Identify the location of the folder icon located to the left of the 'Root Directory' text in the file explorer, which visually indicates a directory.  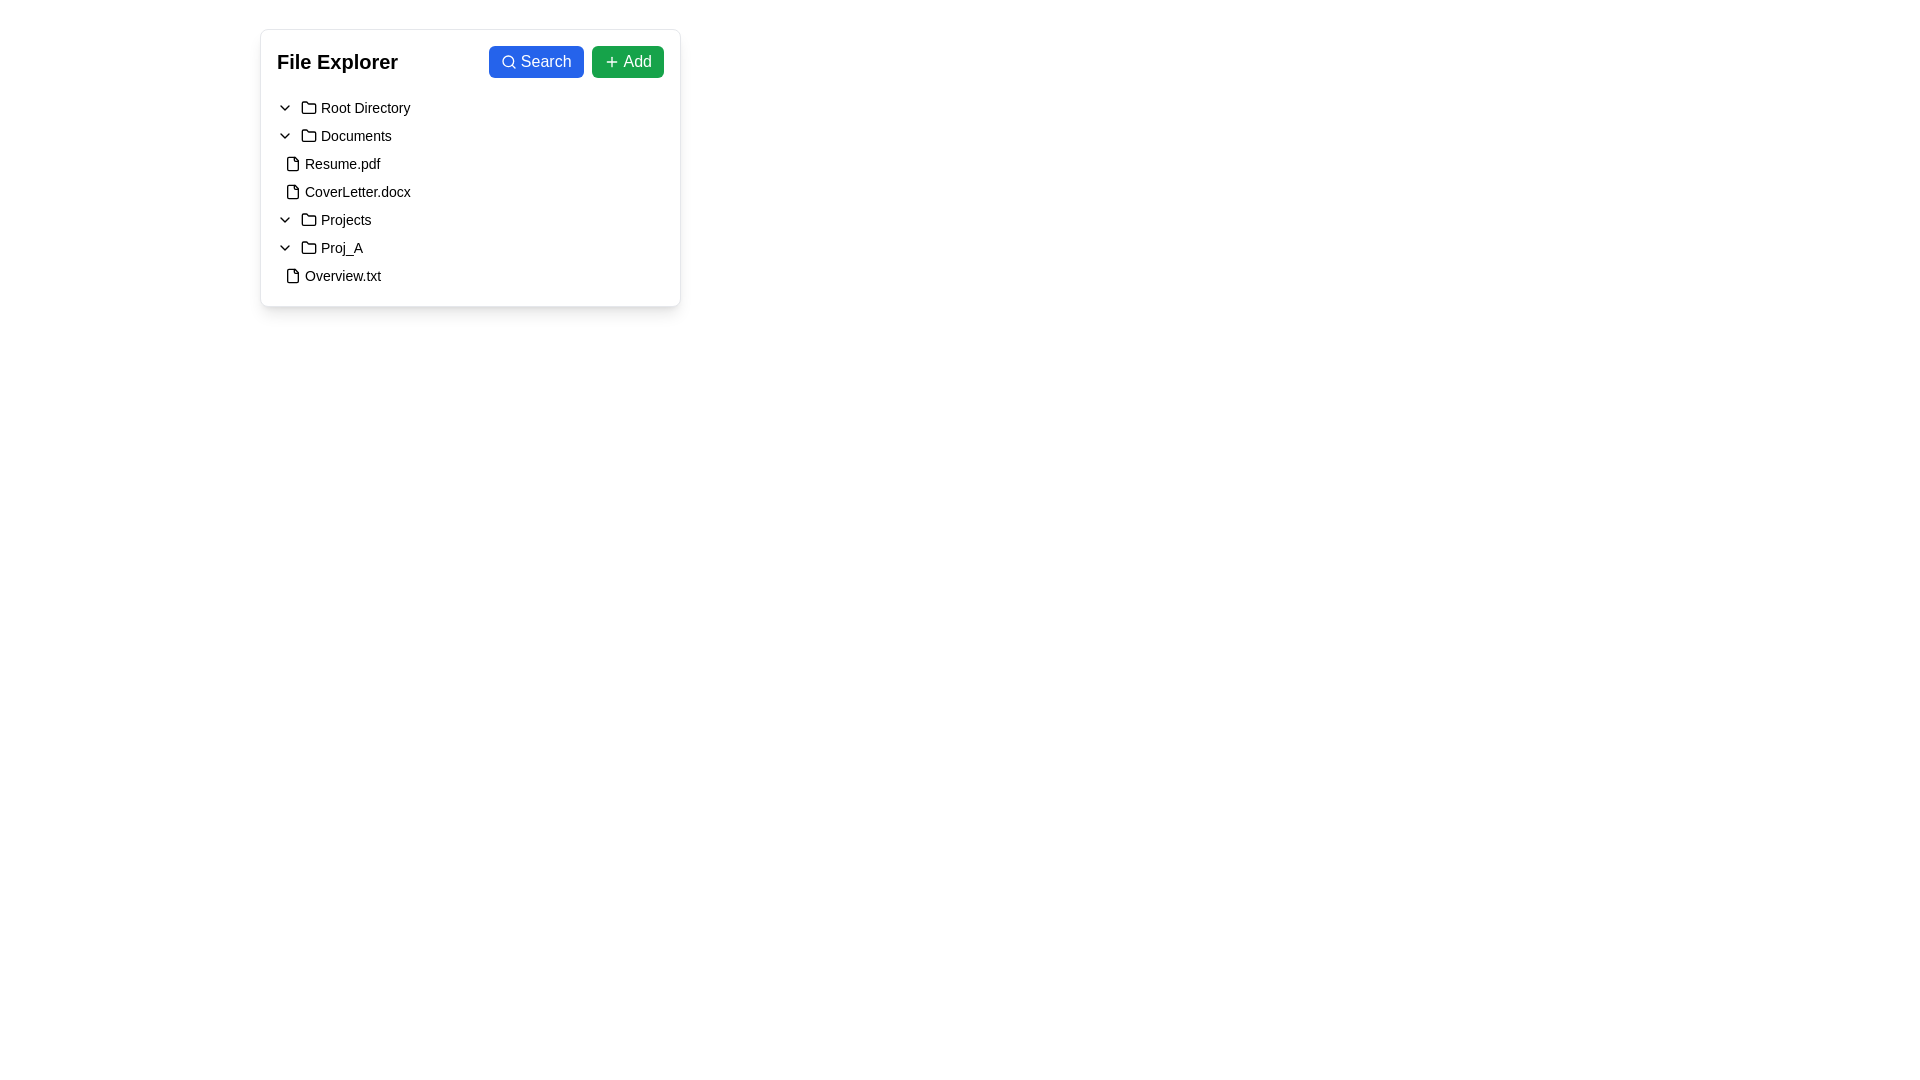
(307, 108).